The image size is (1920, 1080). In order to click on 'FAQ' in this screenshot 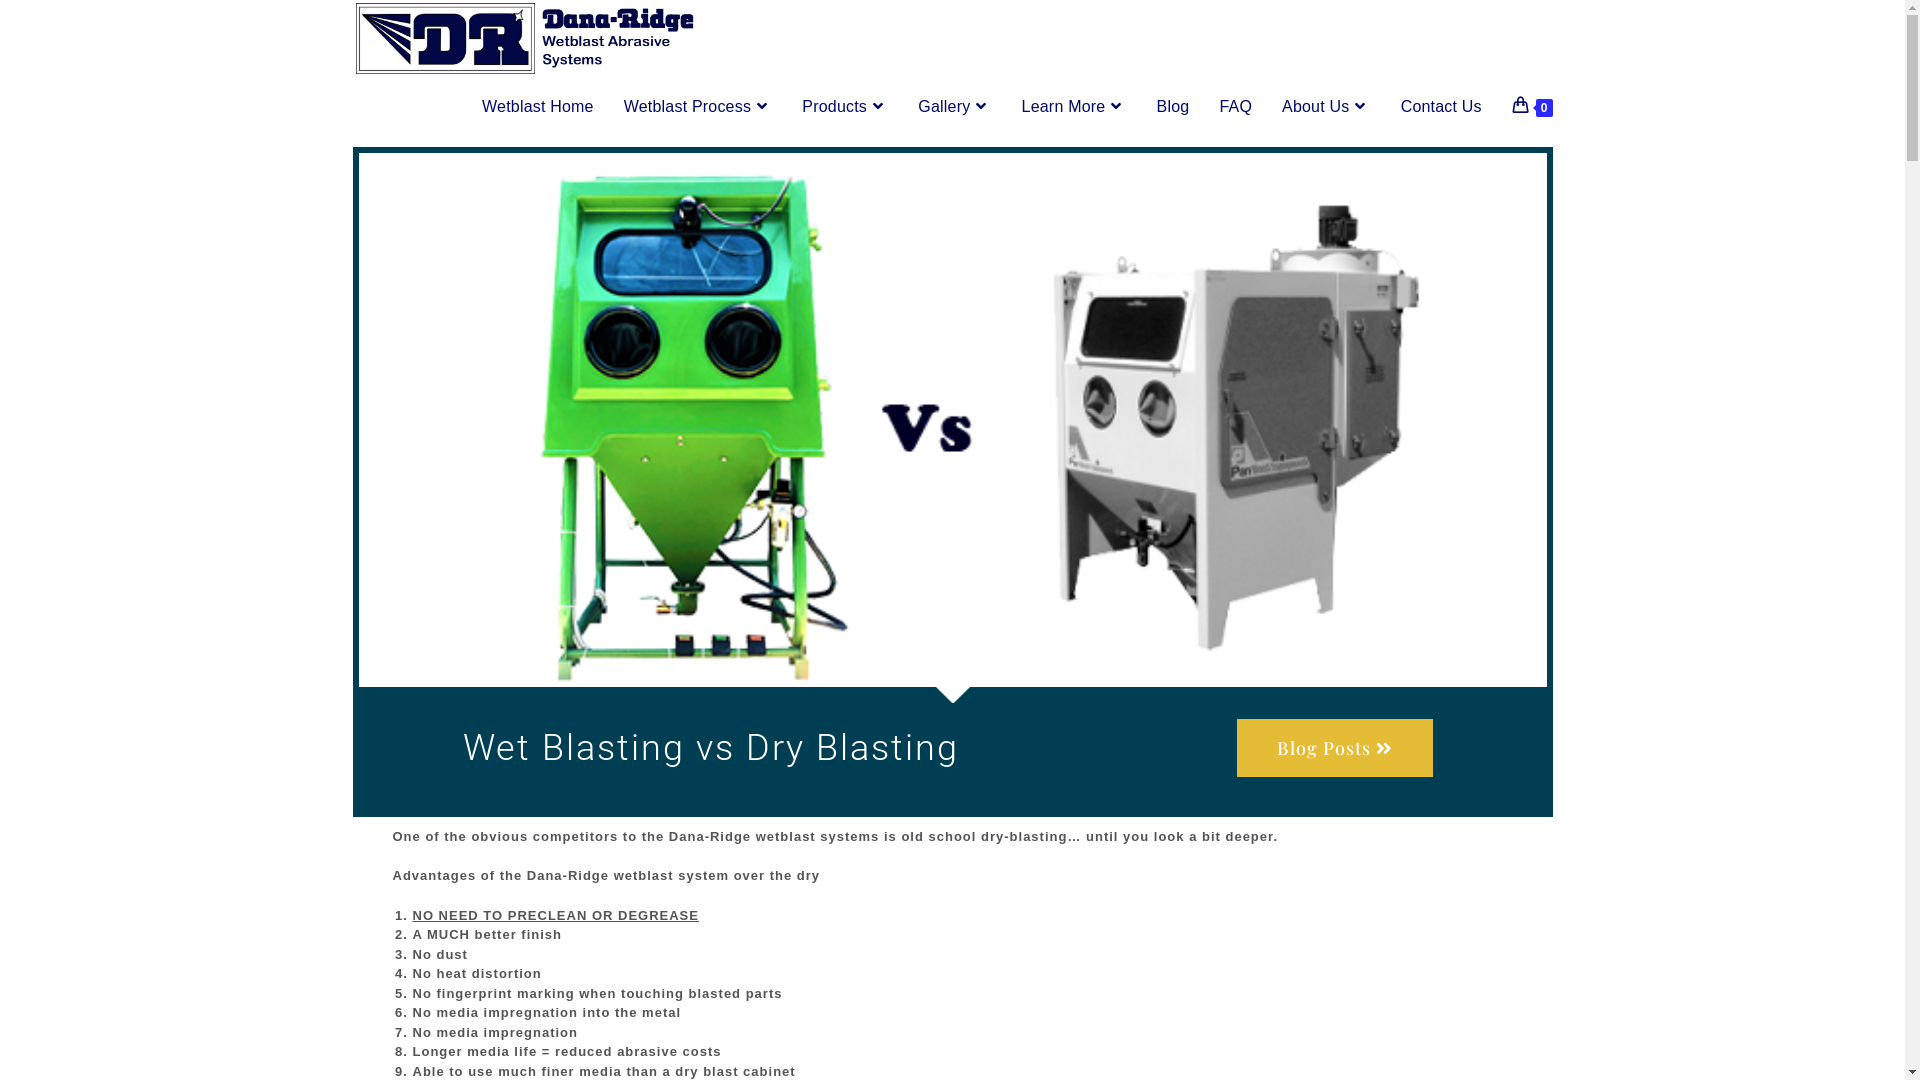, I will do `click(1234, 107)`.